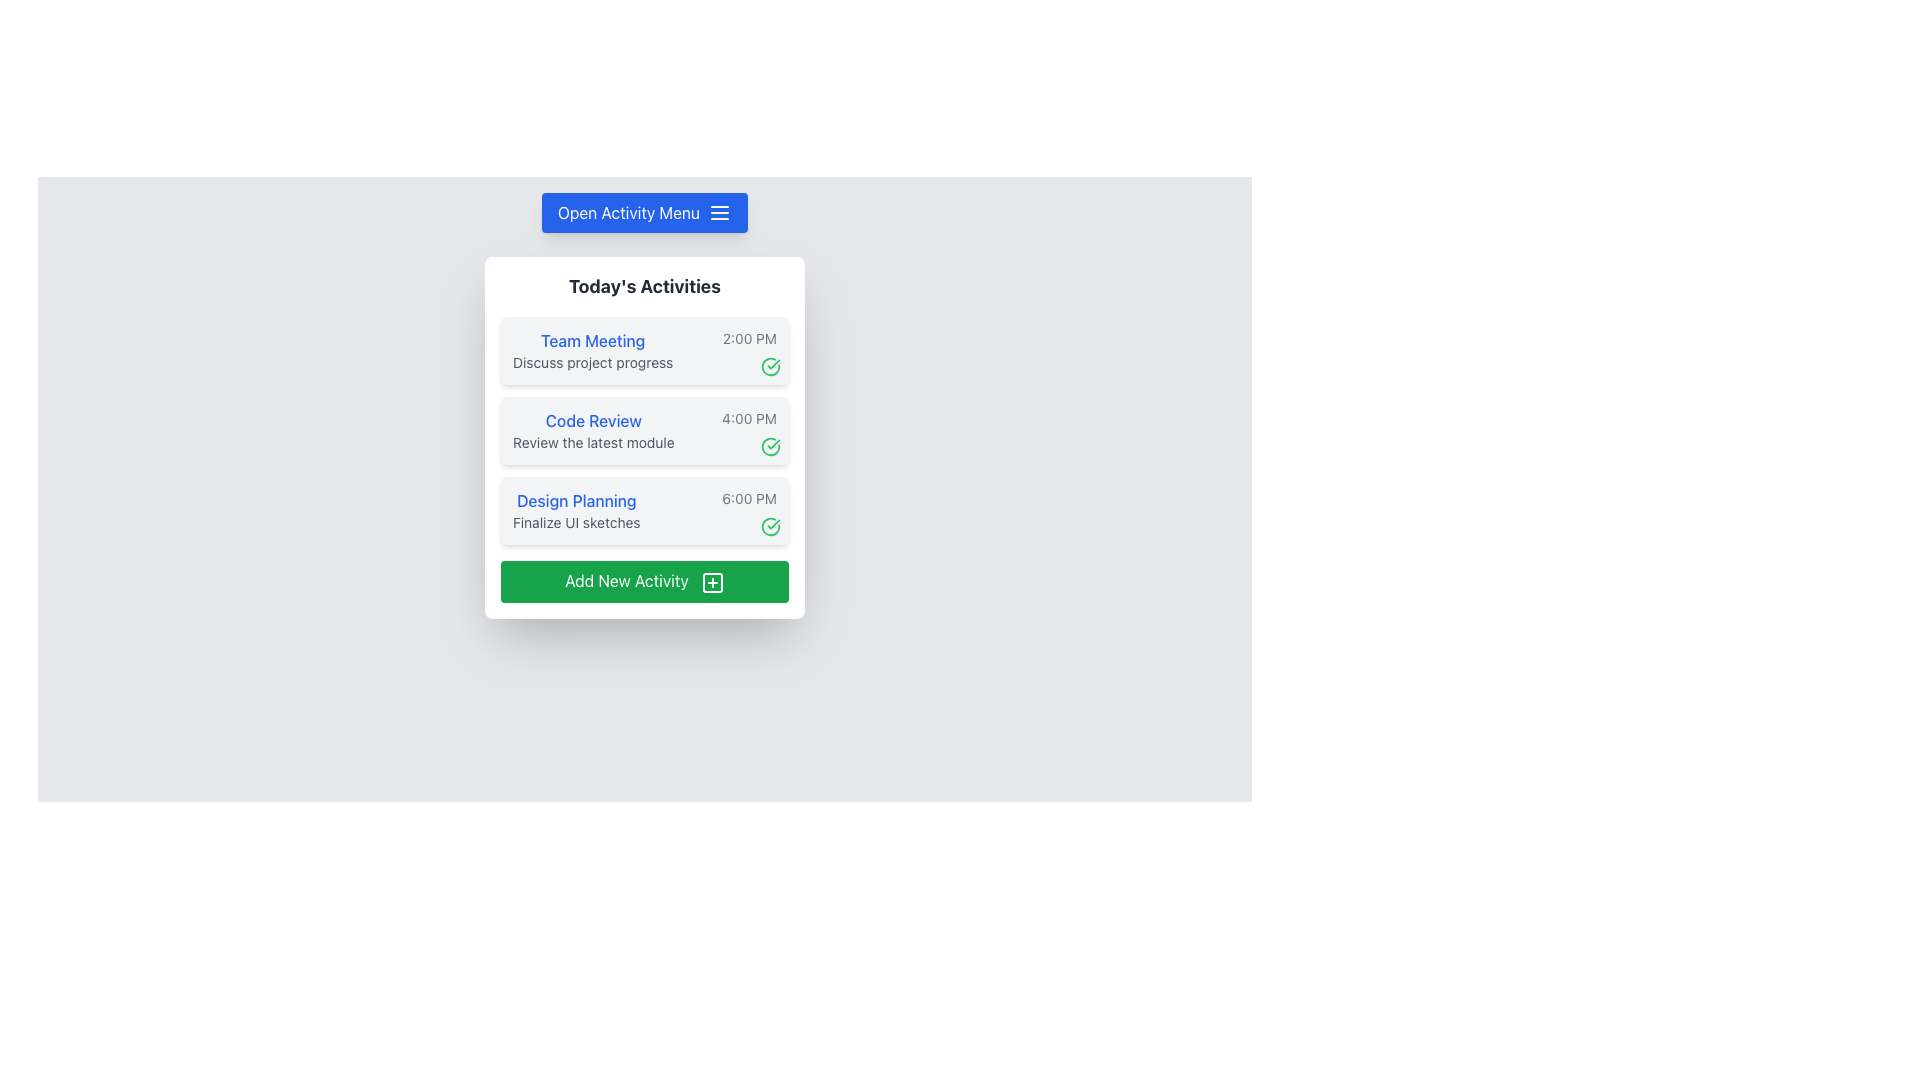  What do you see at coordinates (575, 500) in the screenshot?
I see `the text label titled 'Design Planning', which is the third entry in the list of activities, located on a white card between 'Code Review' and 'Add New Activity'` at bounding box center [575, 500].